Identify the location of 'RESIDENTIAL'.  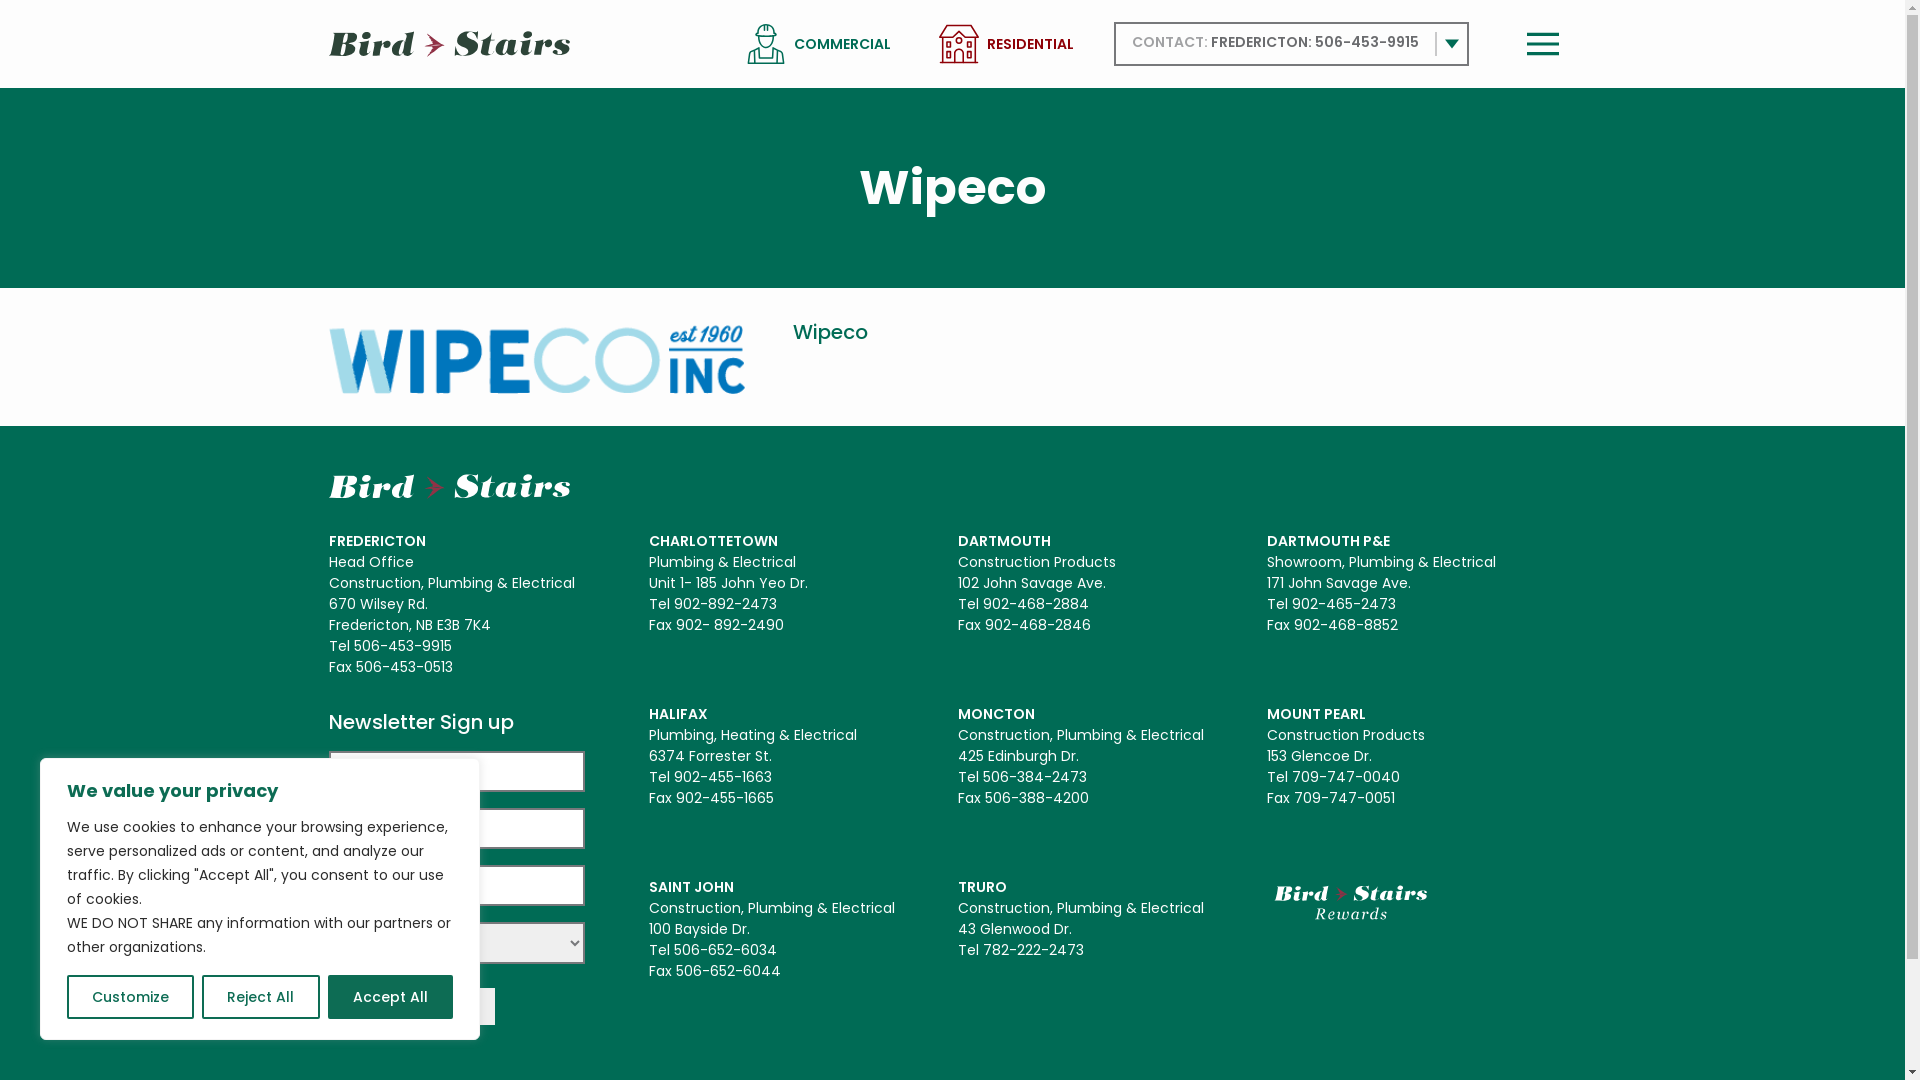
(985, 44).